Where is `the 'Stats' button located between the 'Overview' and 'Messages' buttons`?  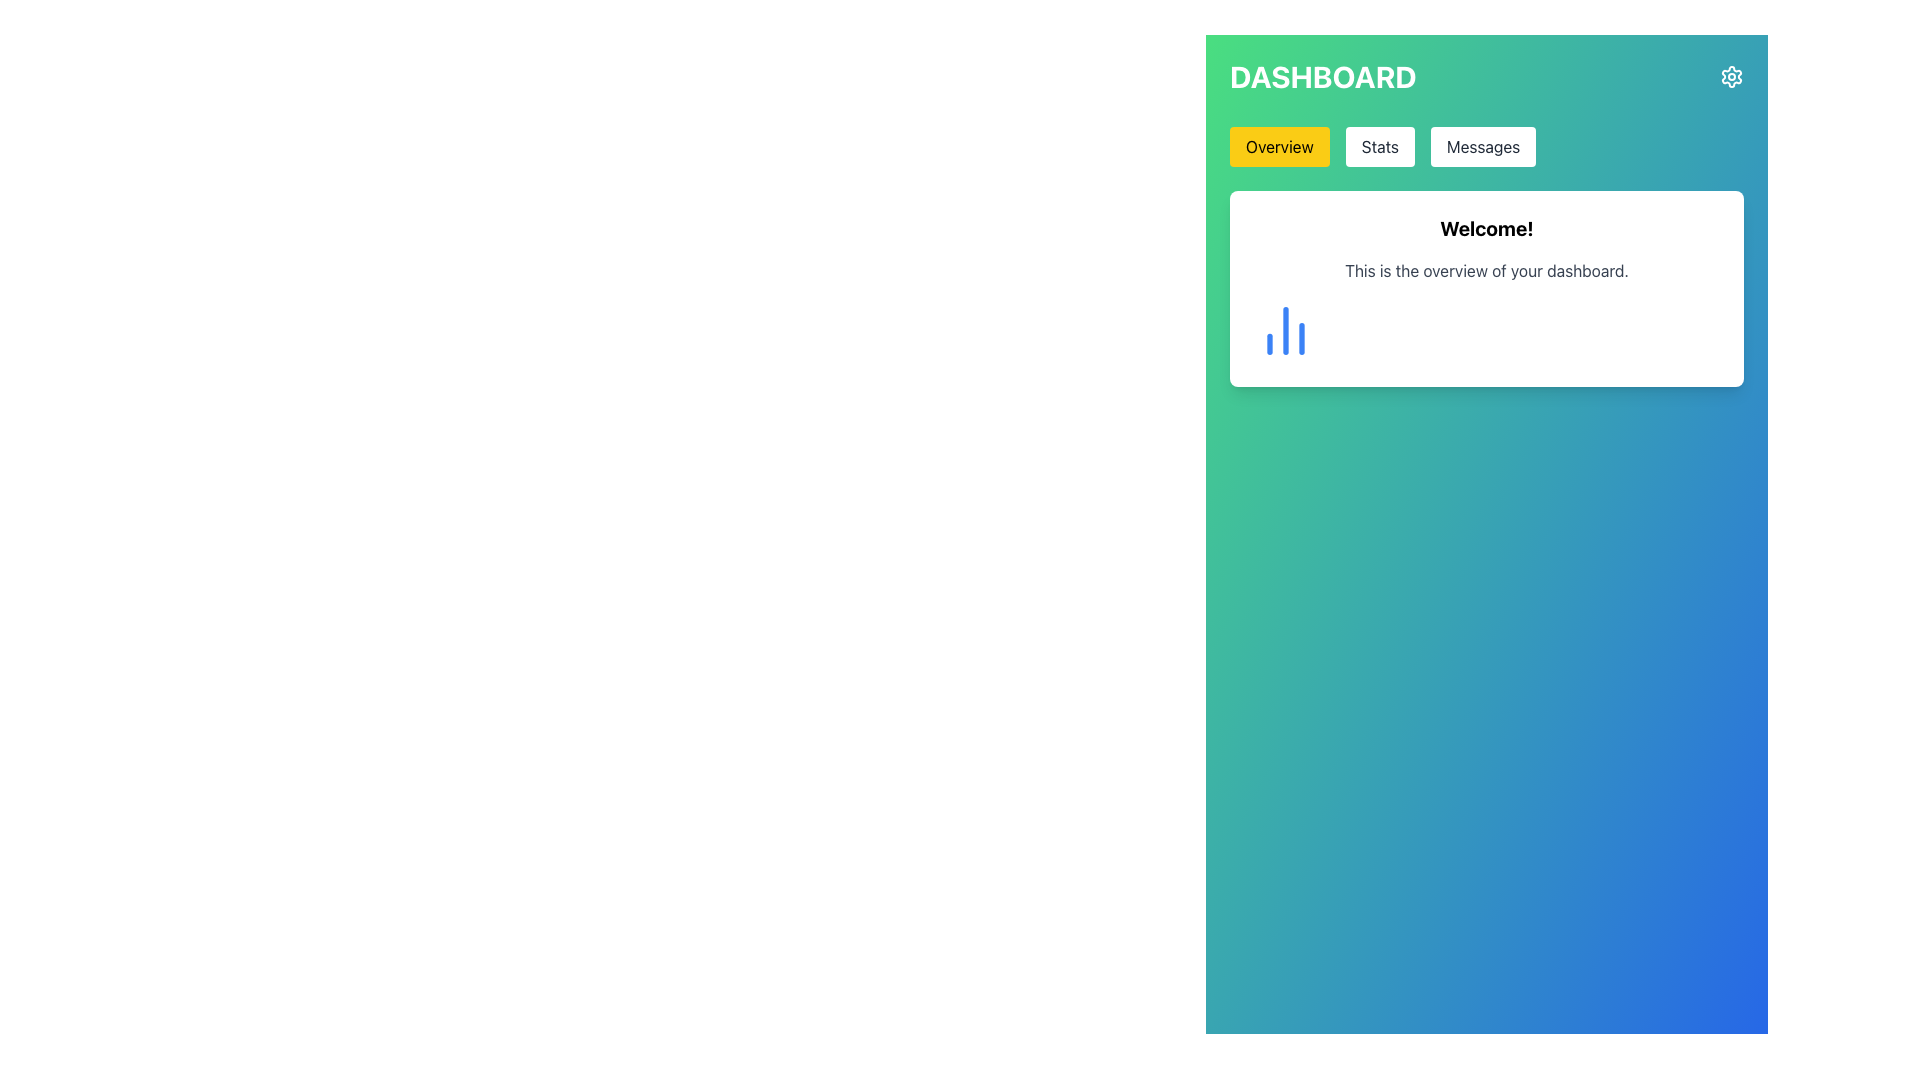
the 'Stats' button located between the 'Overview' and 'Messages' buttons is located at coordinates (1379, 145).